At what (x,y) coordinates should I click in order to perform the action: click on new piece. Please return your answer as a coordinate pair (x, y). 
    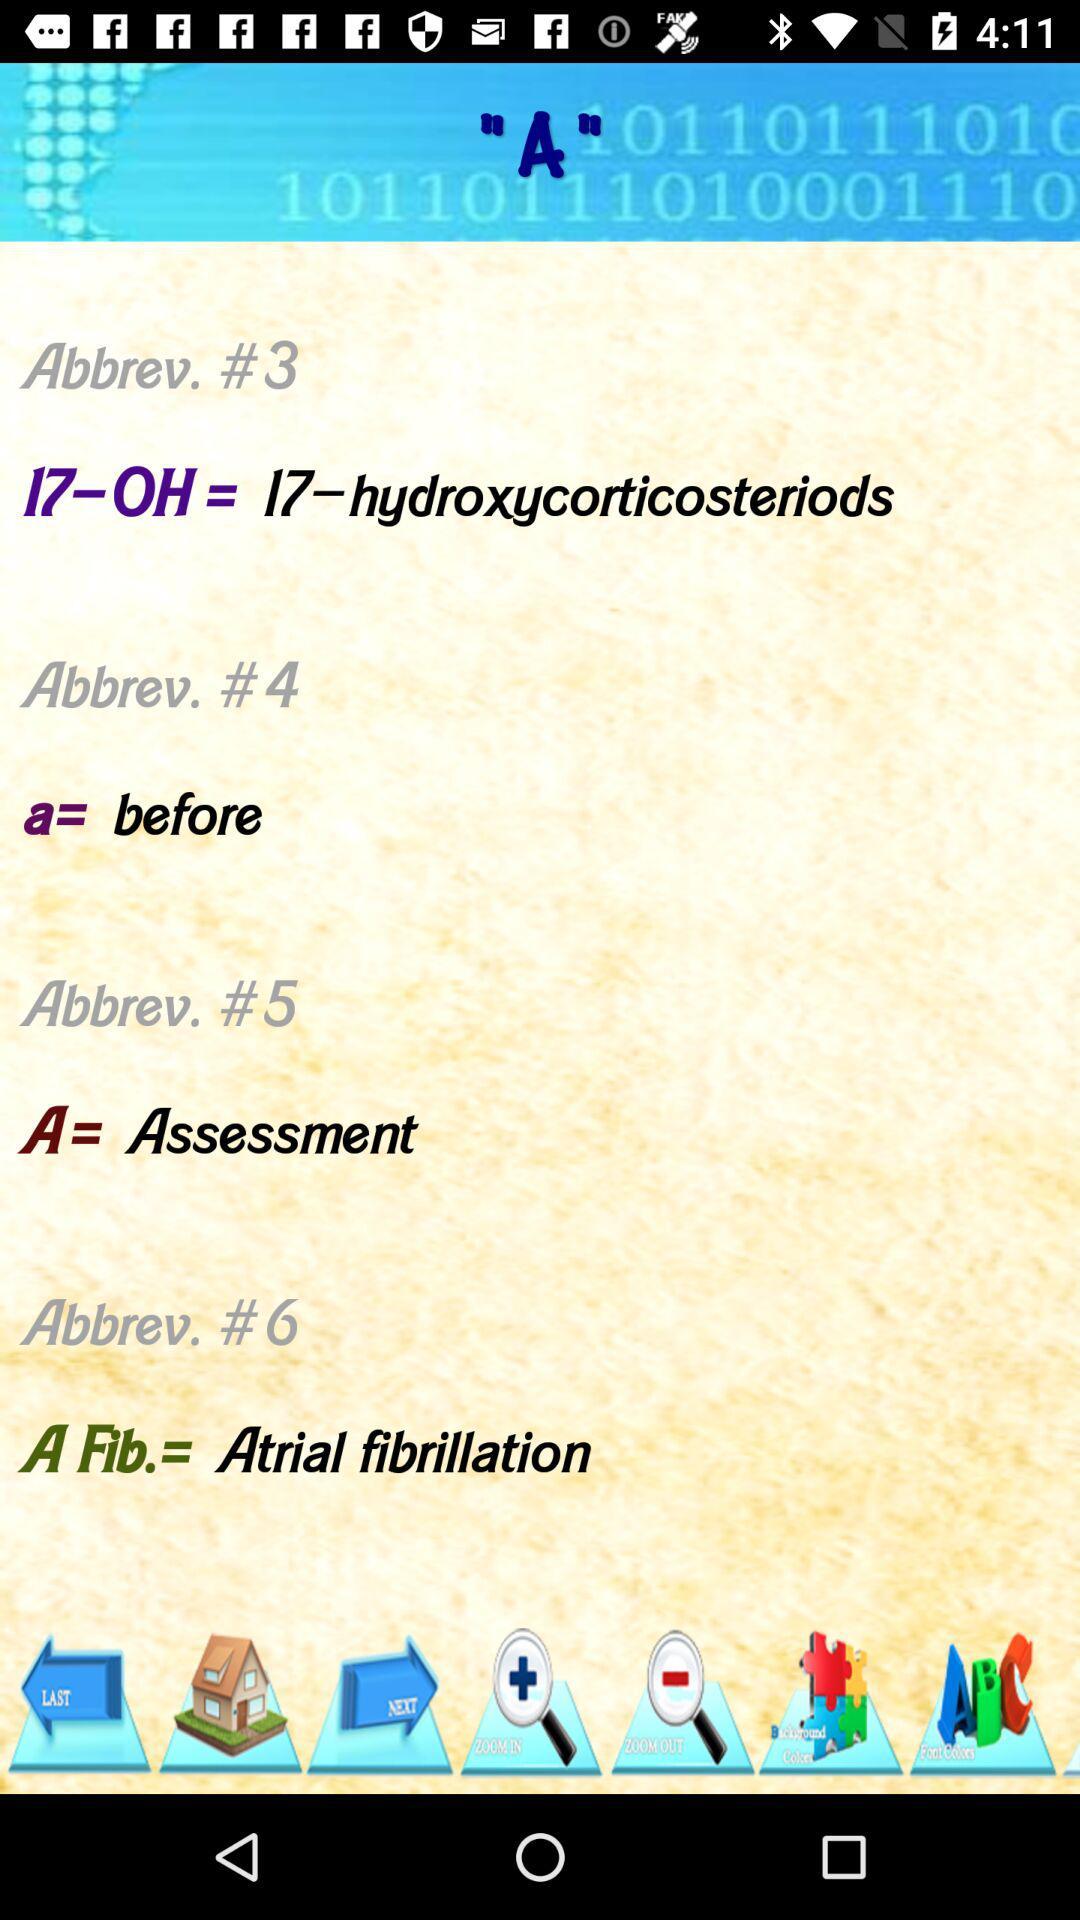
    Looking at the image, I should click on (832, 1702).